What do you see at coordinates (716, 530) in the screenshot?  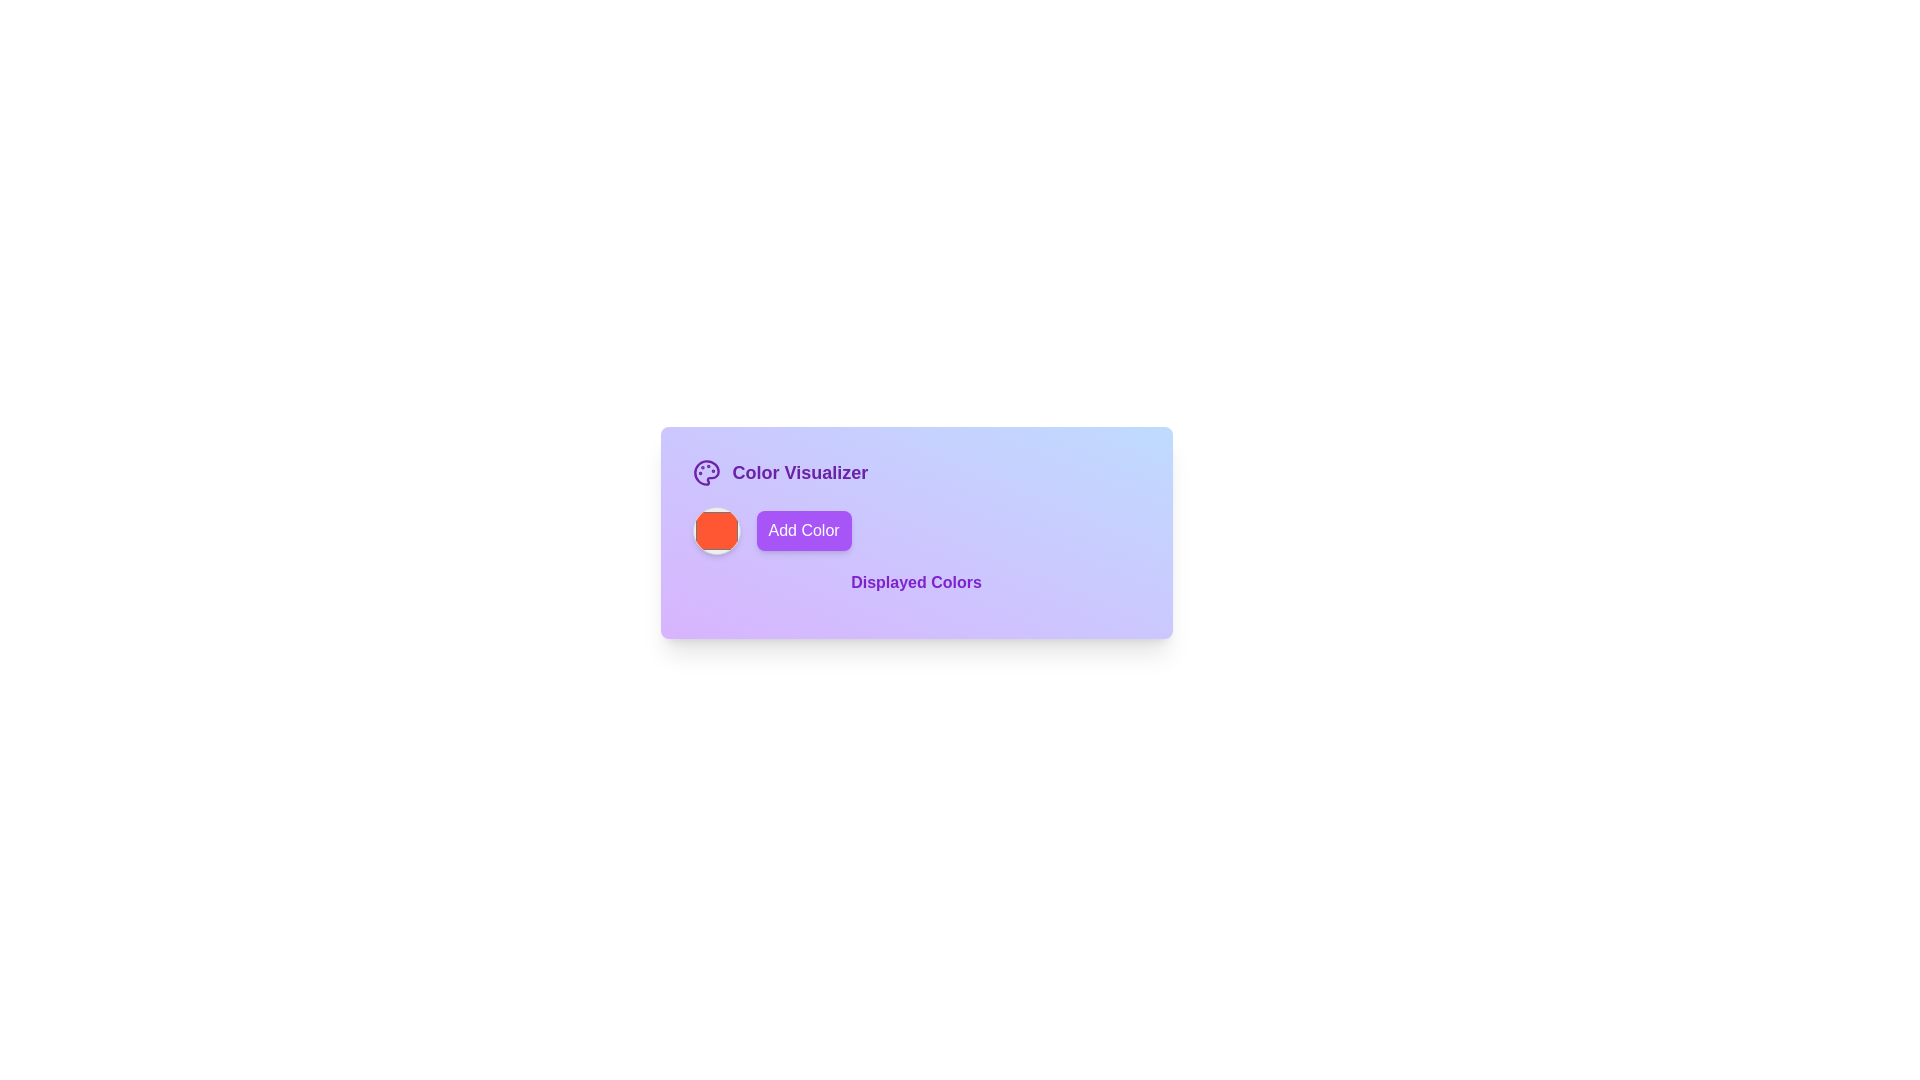 I see `the circular color sample picker, which is a distinctive orange-red circular icon bordered in gray` at bounding box center [716, 530].